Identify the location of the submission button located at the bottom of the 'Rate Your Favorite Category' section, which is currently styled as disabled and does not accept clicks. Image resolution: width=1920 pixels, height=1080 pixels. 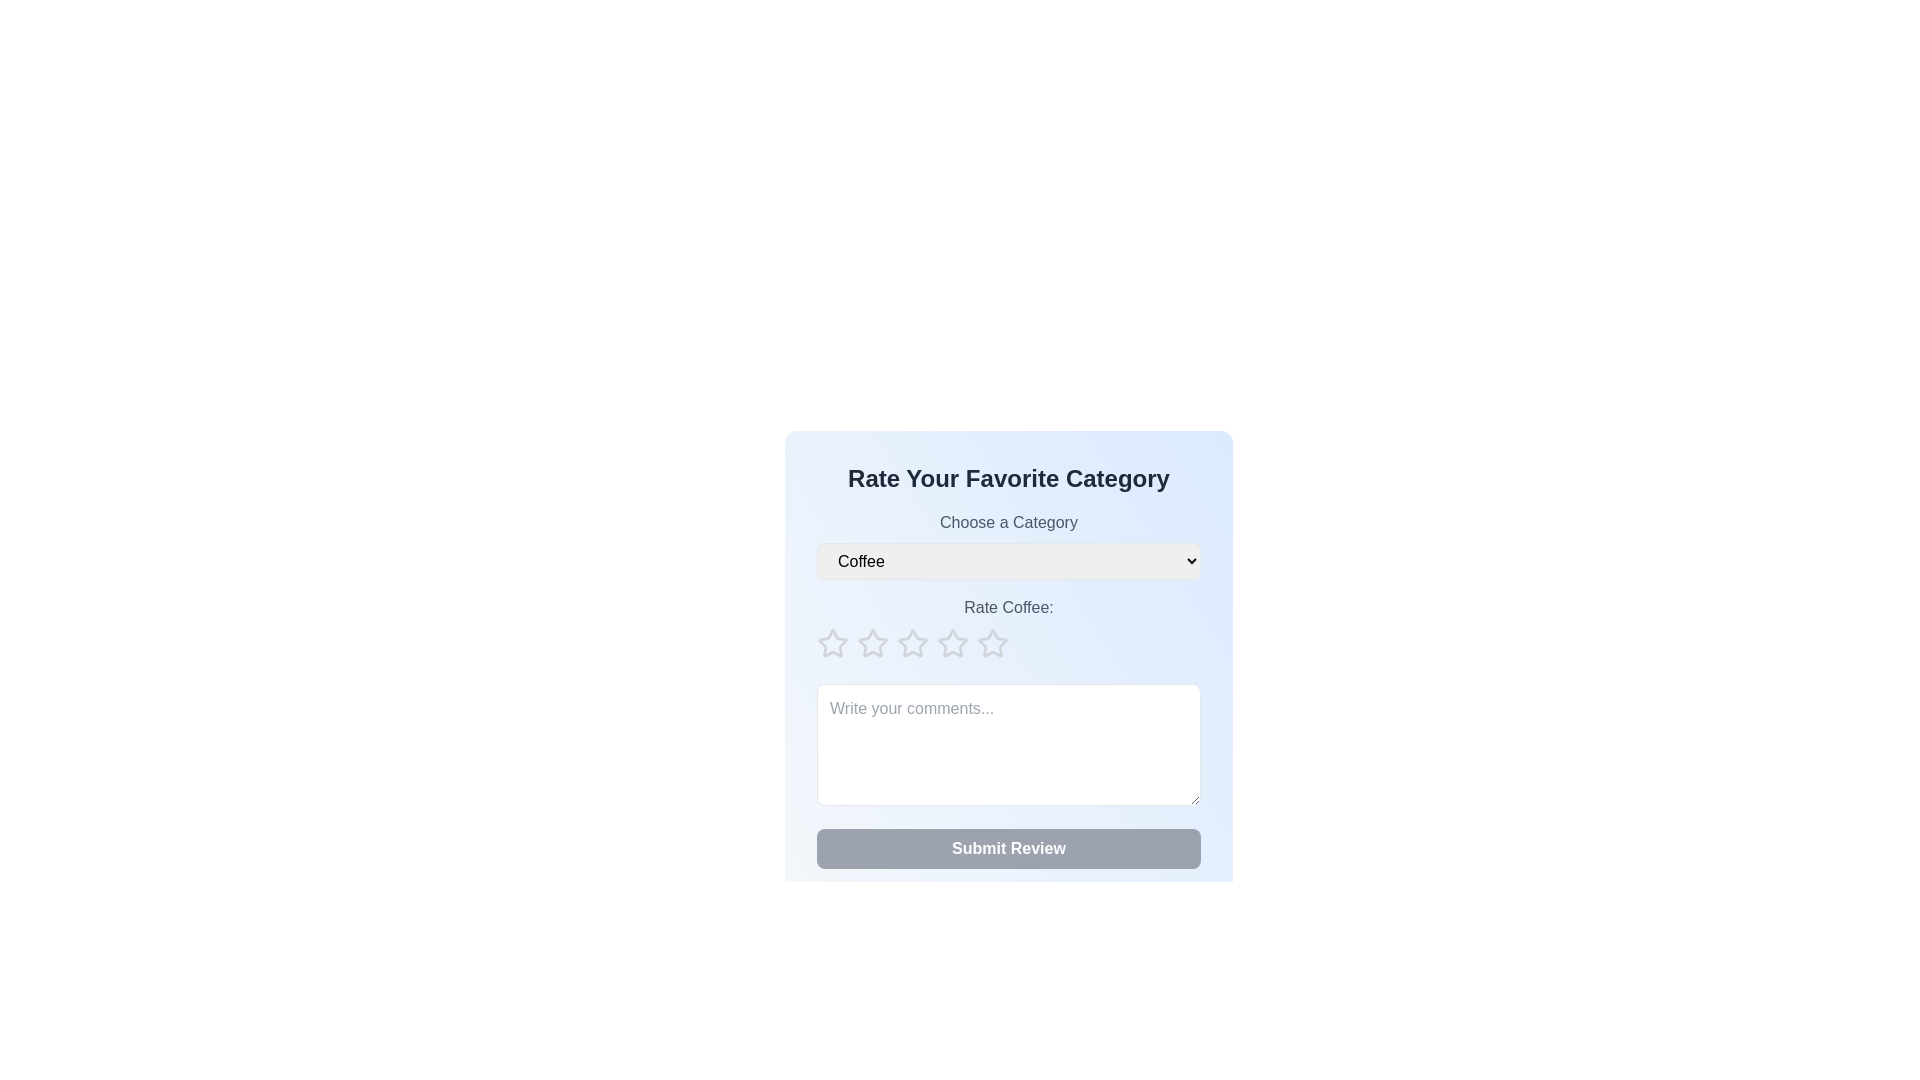
(1008, 848).